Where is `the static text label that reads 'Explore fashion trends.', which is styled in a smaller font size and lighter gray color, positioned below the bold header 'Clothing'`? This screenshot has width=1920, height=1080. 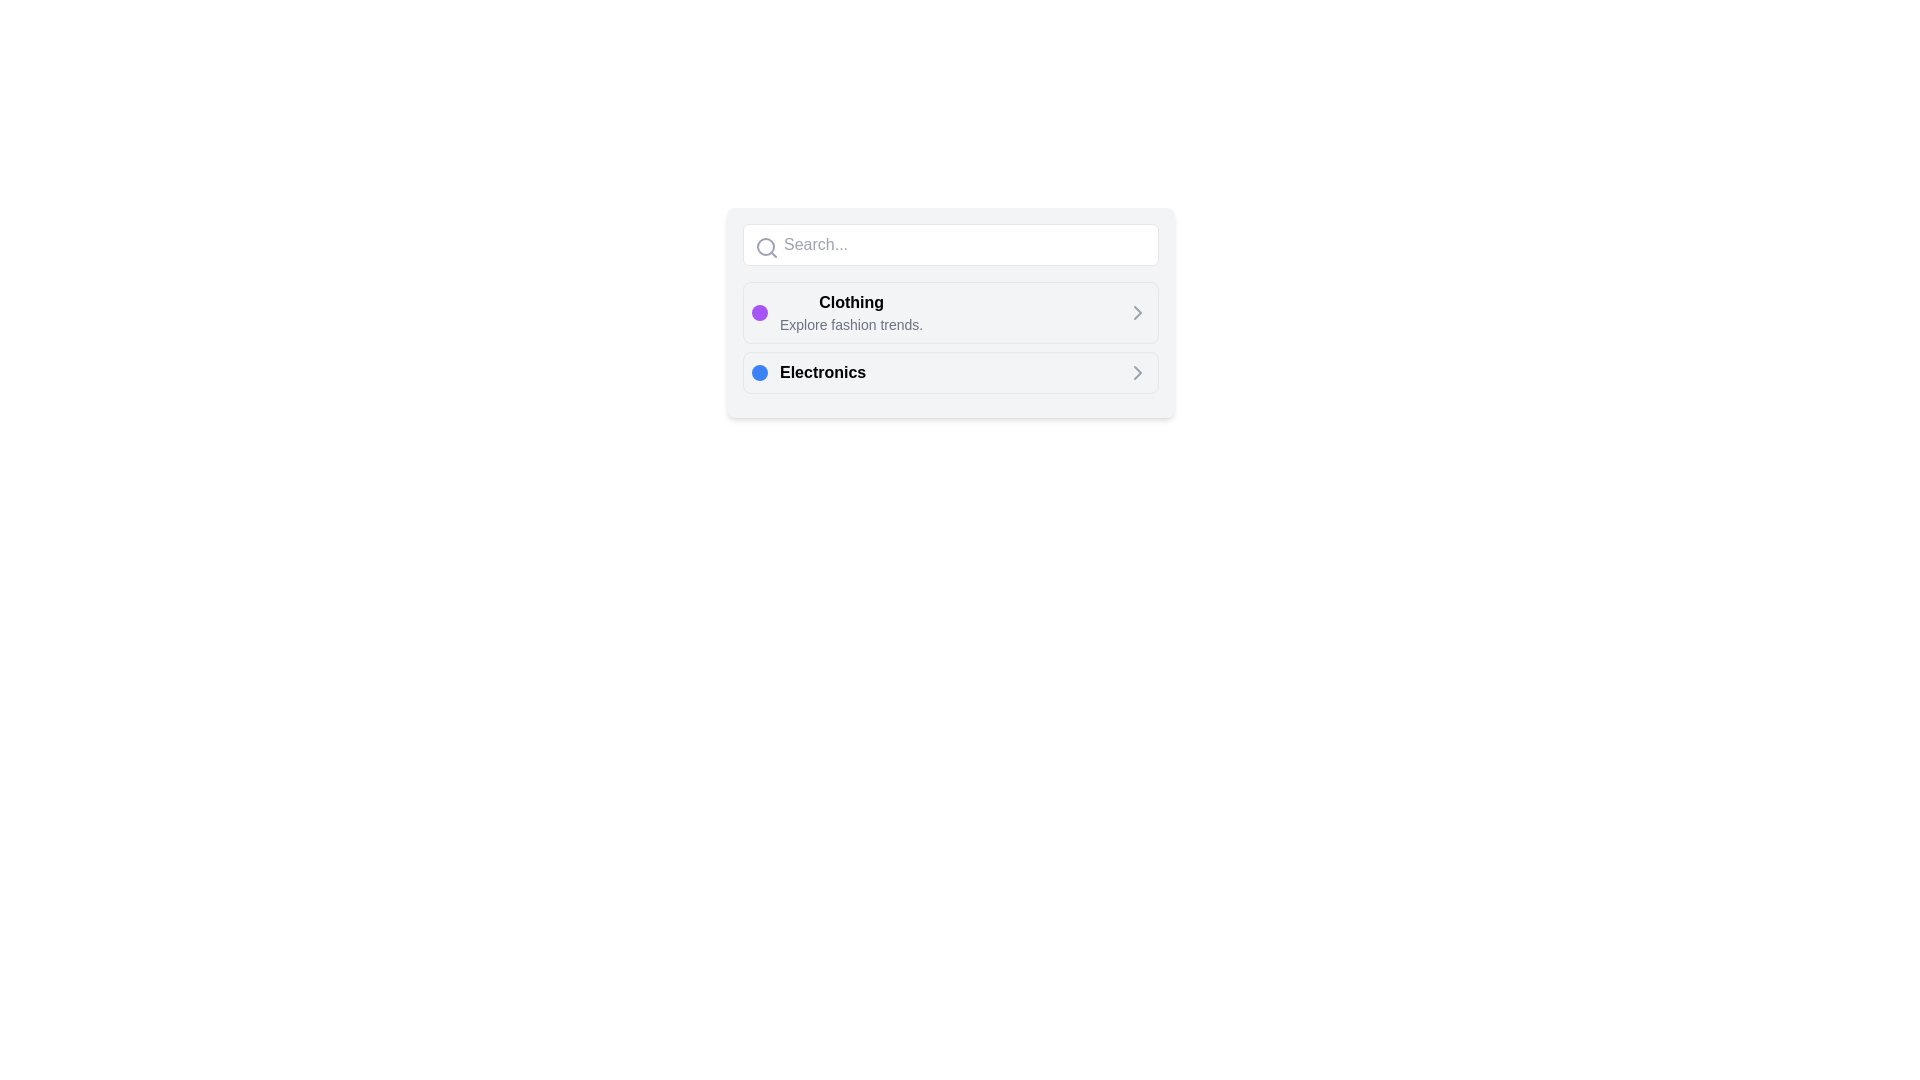 the static text label that reads 'Explore fashion trends.', which is styled in a smaller font size and lighter gray color, positioned below the bold header 'Clothing' is located at coordinates (851, 323).